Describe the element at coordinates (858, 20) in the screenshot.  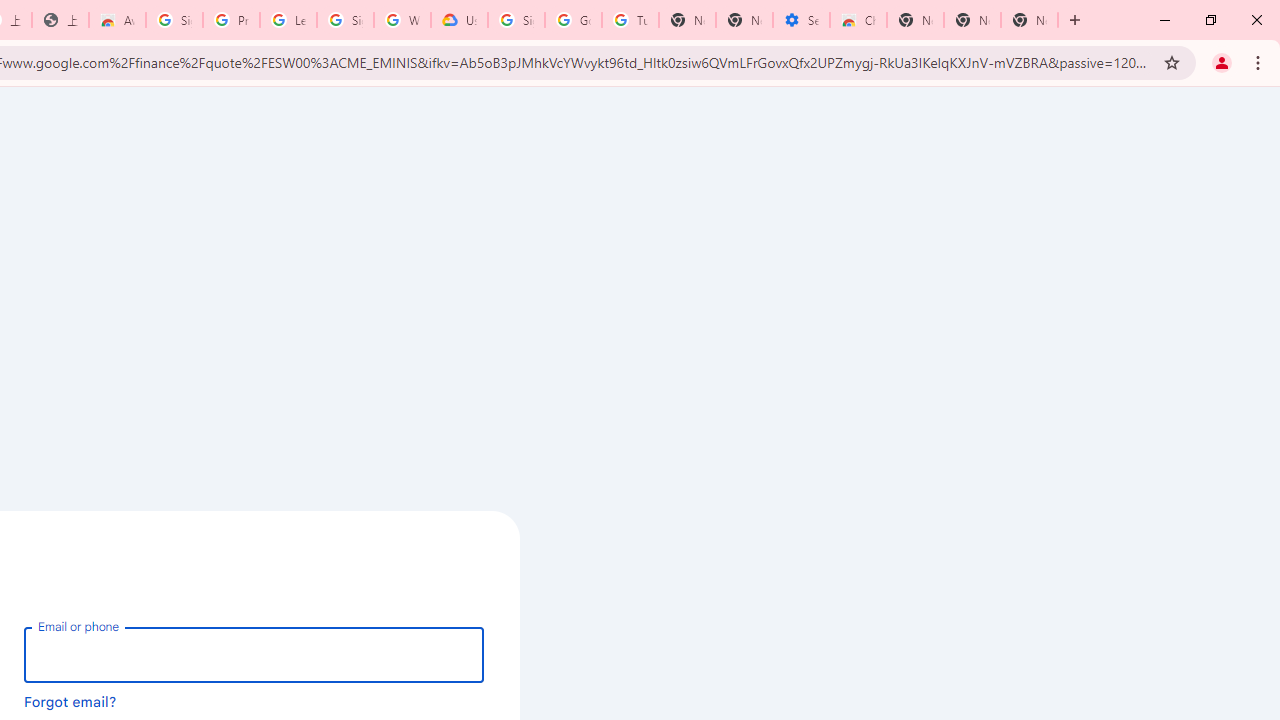
I see `'Chrome Web Store - Accessibility extensions'` at that location.